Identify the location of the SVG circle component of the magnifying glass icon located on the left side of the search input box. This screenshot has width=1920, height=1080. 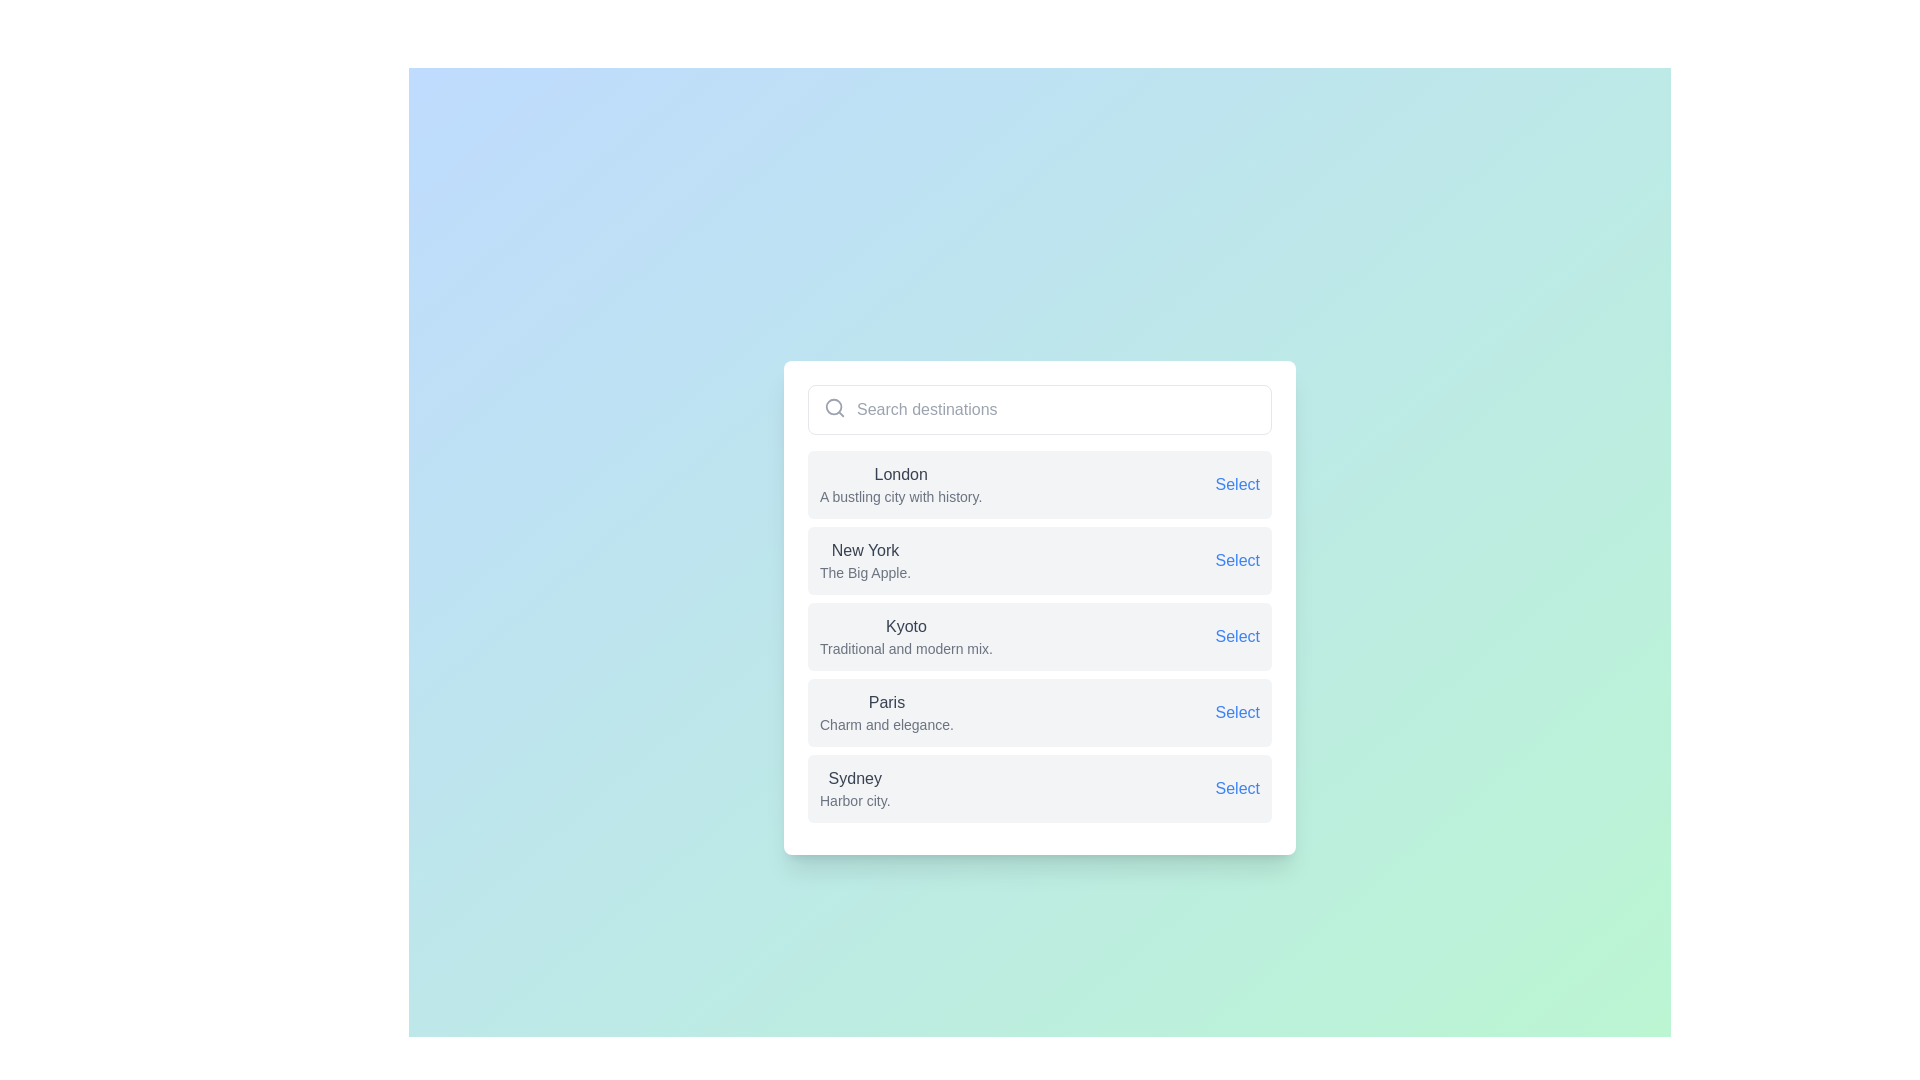
(834, 406).